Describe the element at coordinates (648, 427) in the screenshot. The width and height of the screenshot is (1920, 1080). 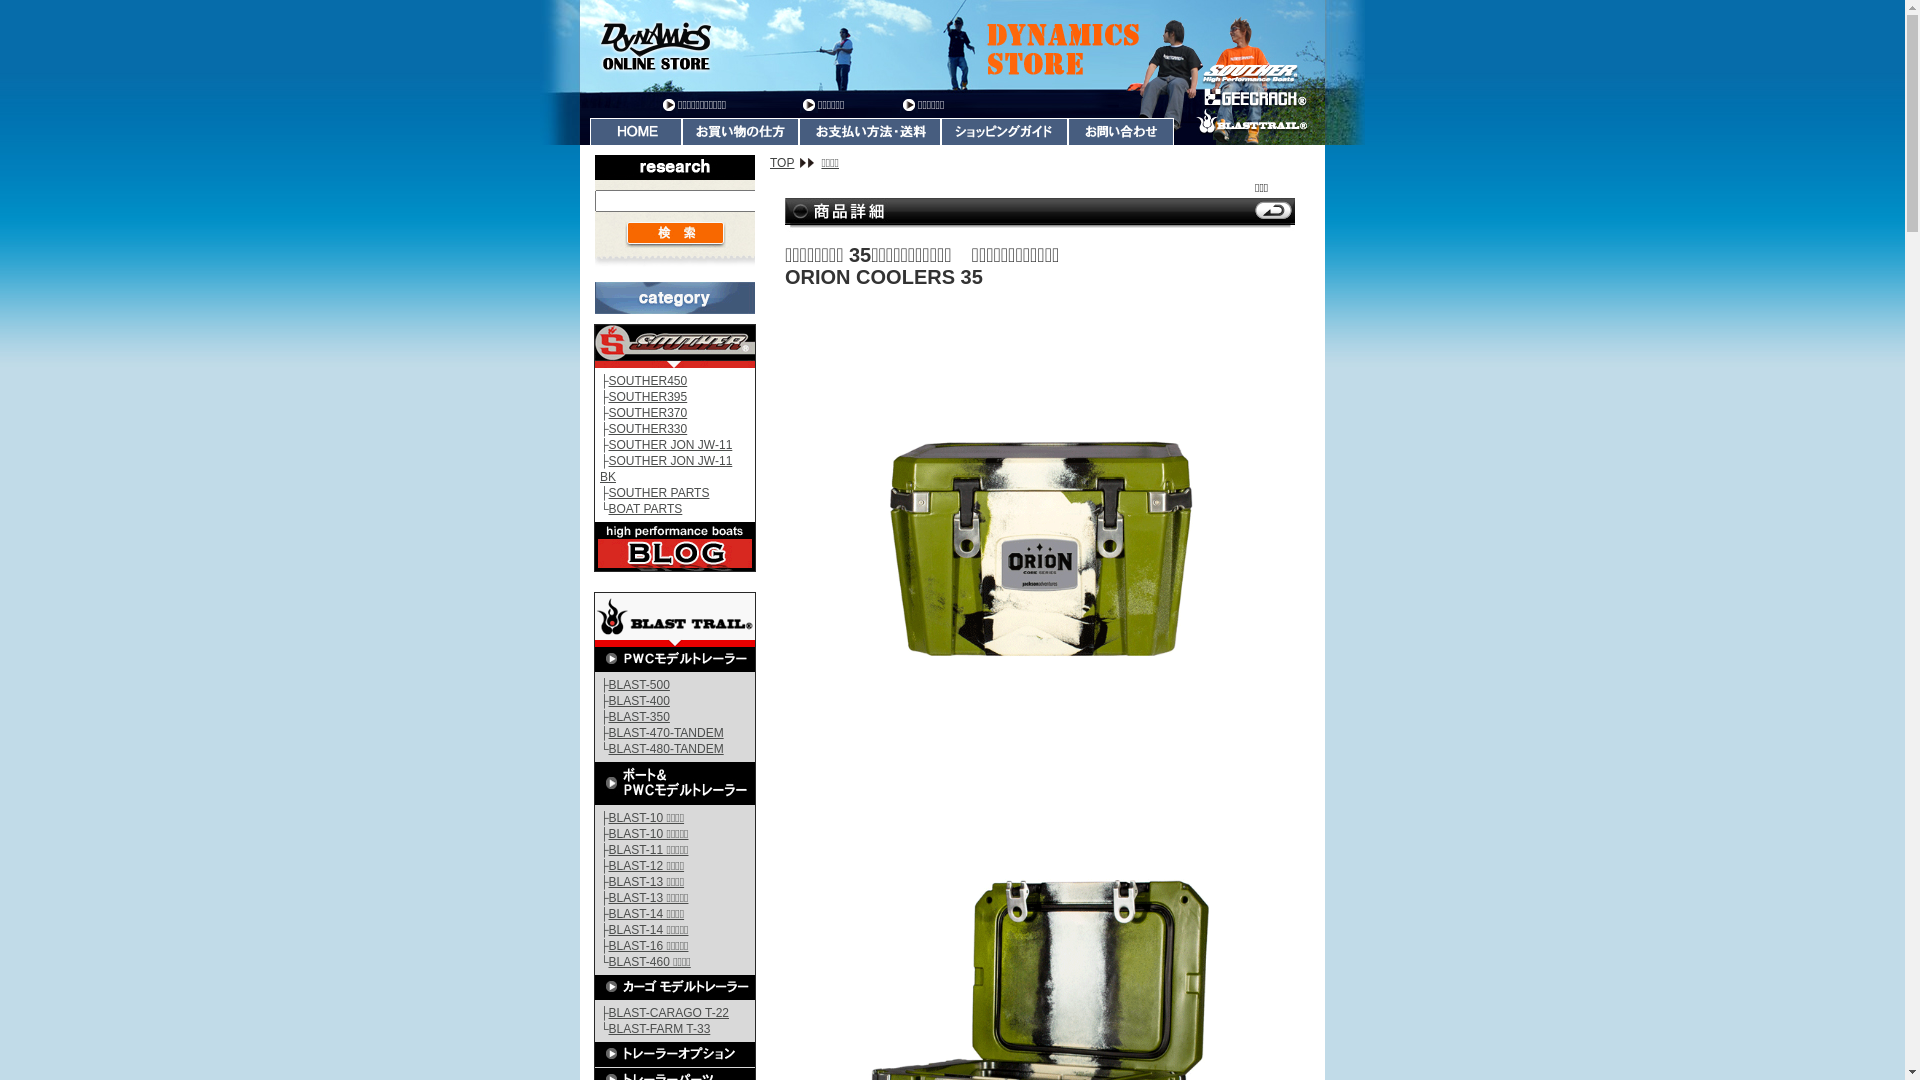
I see `'SOUTHER330'` at that location.